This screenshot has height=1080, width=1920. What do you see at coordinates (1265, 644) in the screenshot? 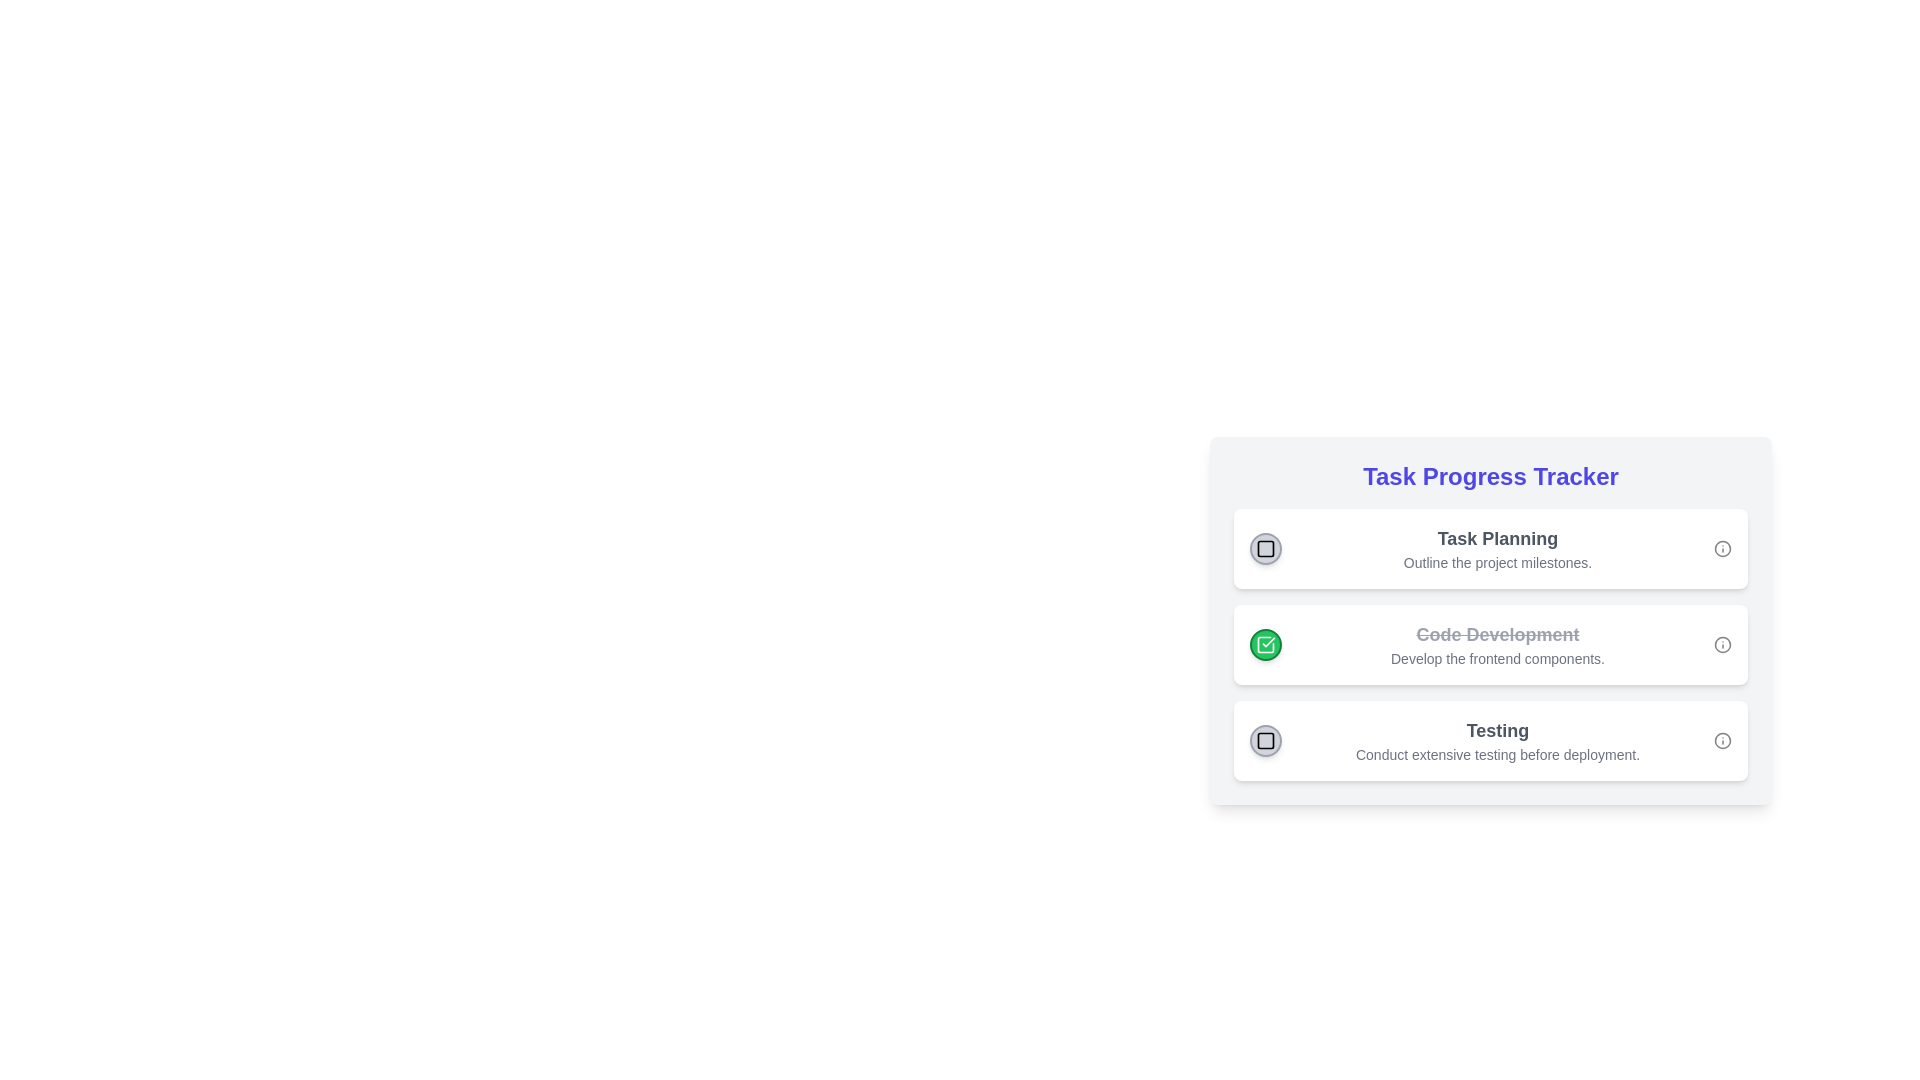
I see `the white check icon within the rounded green background, which indicates a completed task in the task management system, positioned to the left of the 'Code Development' task title` at bounding box center [1265, 644].